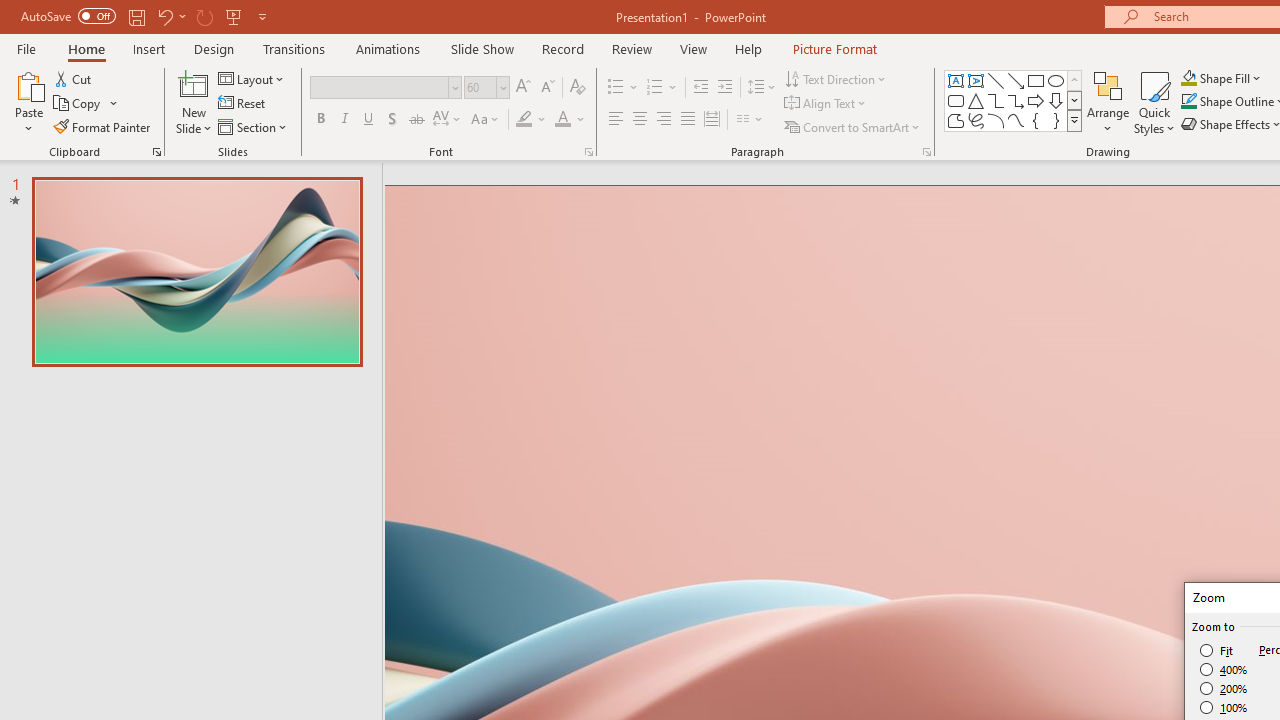  What do you see at coordinates (1223, 688) in the screenshot?
I see `'200%'` at bounding box center [1223, 688].